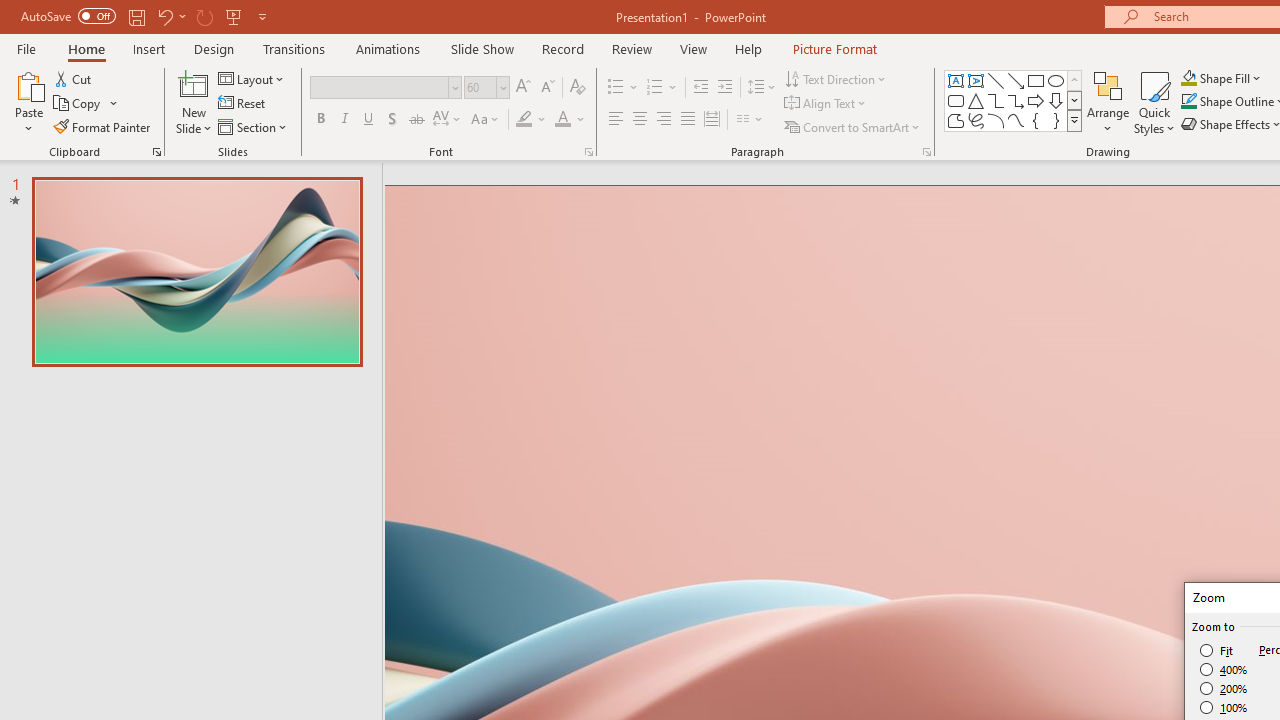  What do you see at coordinates (1223, 688) in the screenshot?
I see `'200%'` at bounding box center [1223, 688].